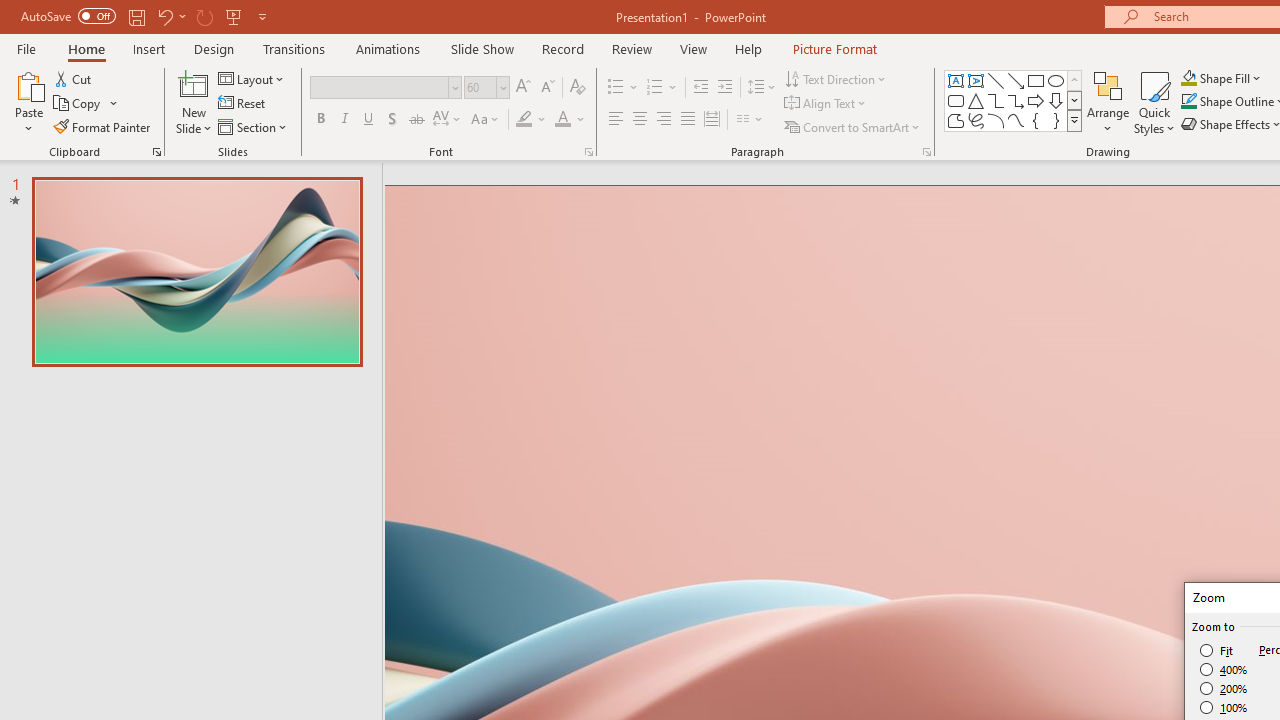  What do you see at coordinates (1223, 688) in the screenshot?
I see `'200%'` at bounding box center [1223, 688].